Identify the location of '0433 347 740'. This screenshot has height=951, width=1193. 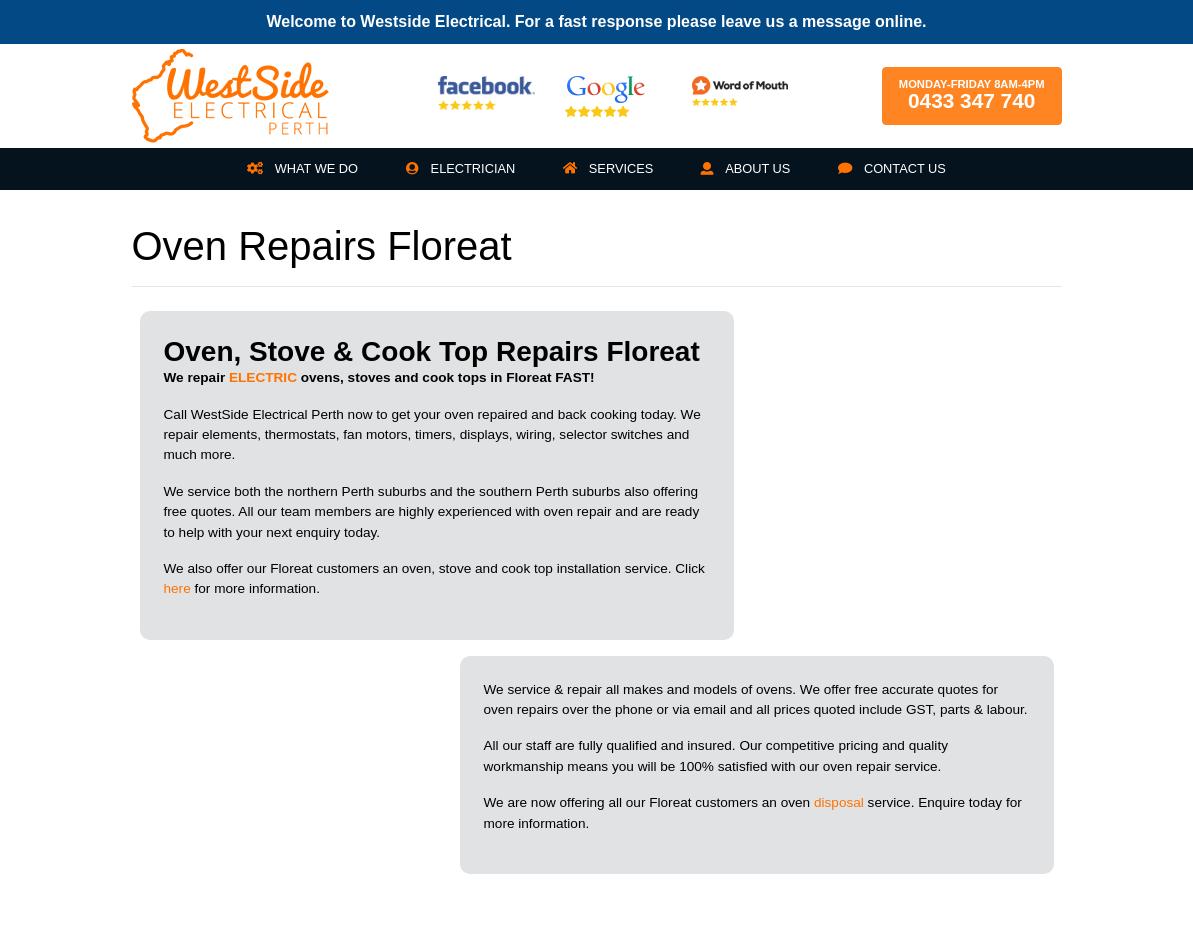
(970, 99).